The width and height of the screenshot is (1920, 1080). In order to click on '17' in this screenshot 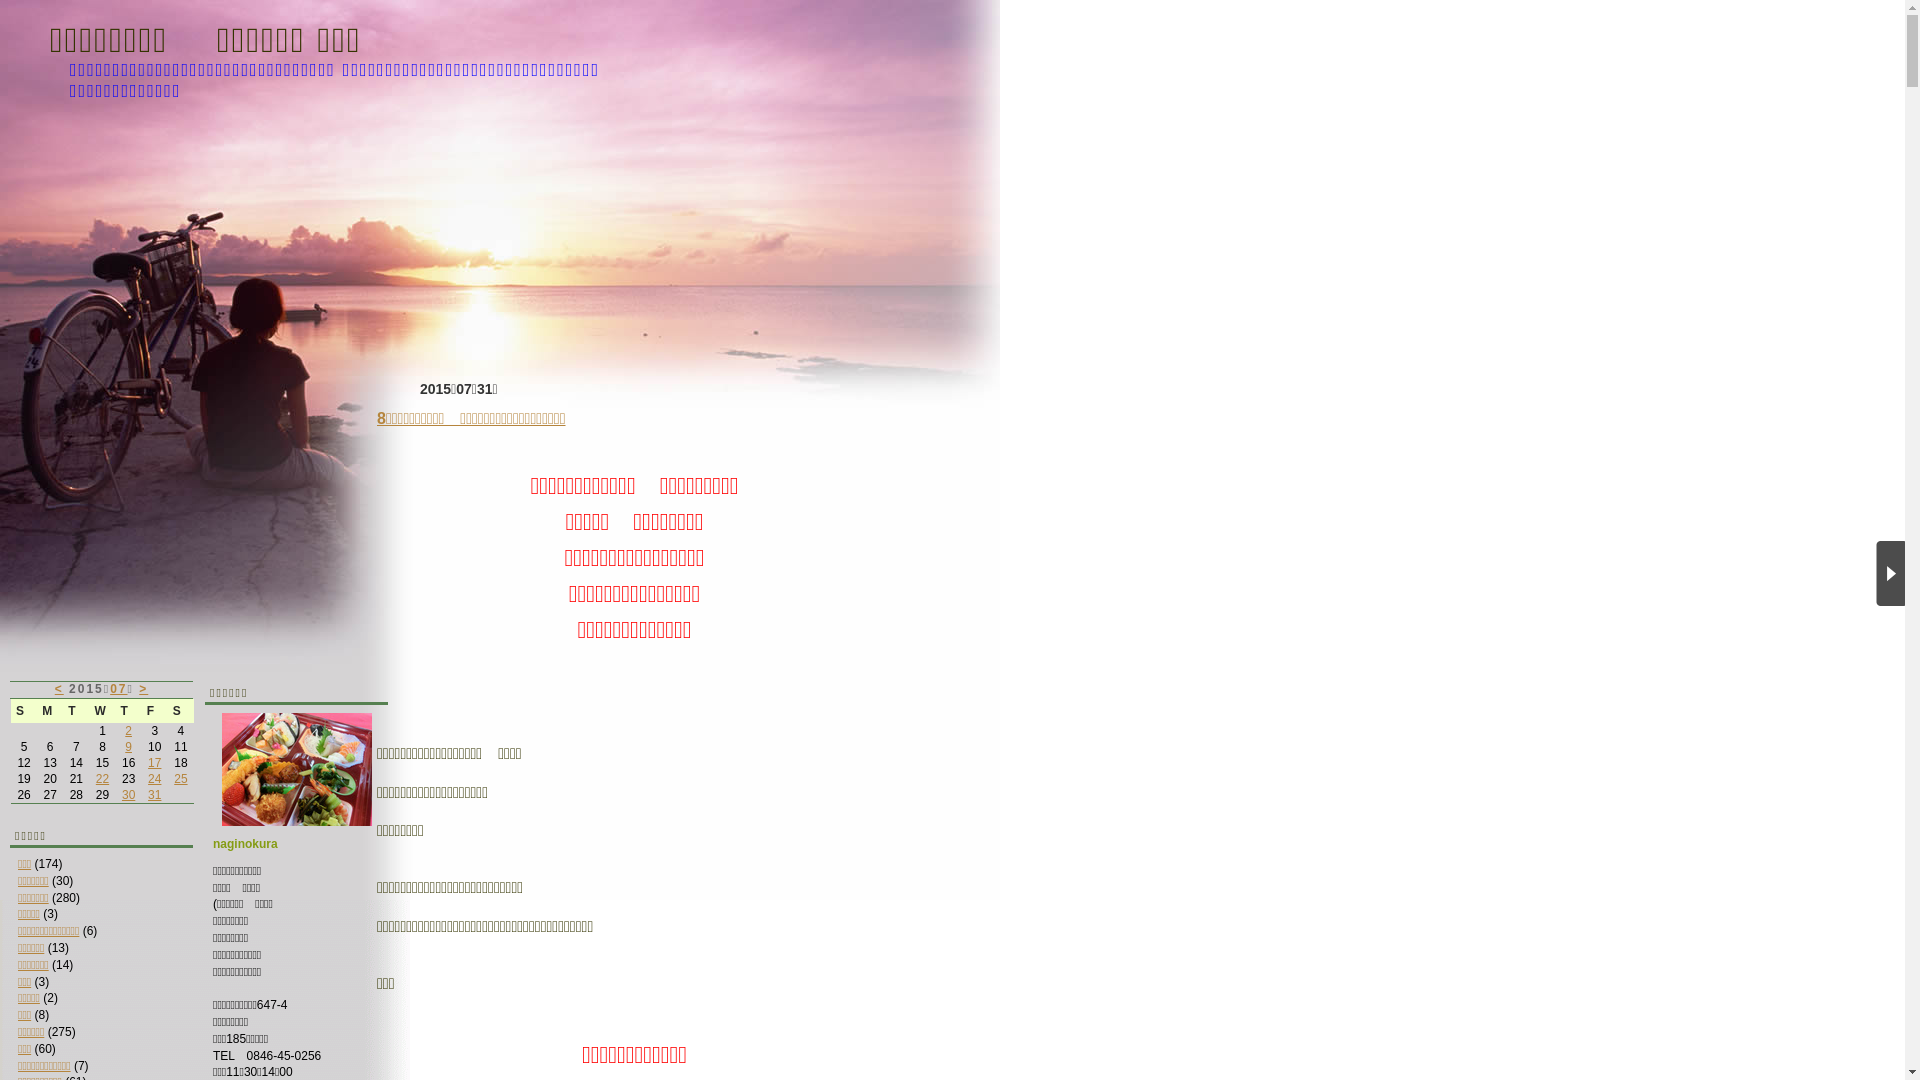, I will do `click(153, 763)`.